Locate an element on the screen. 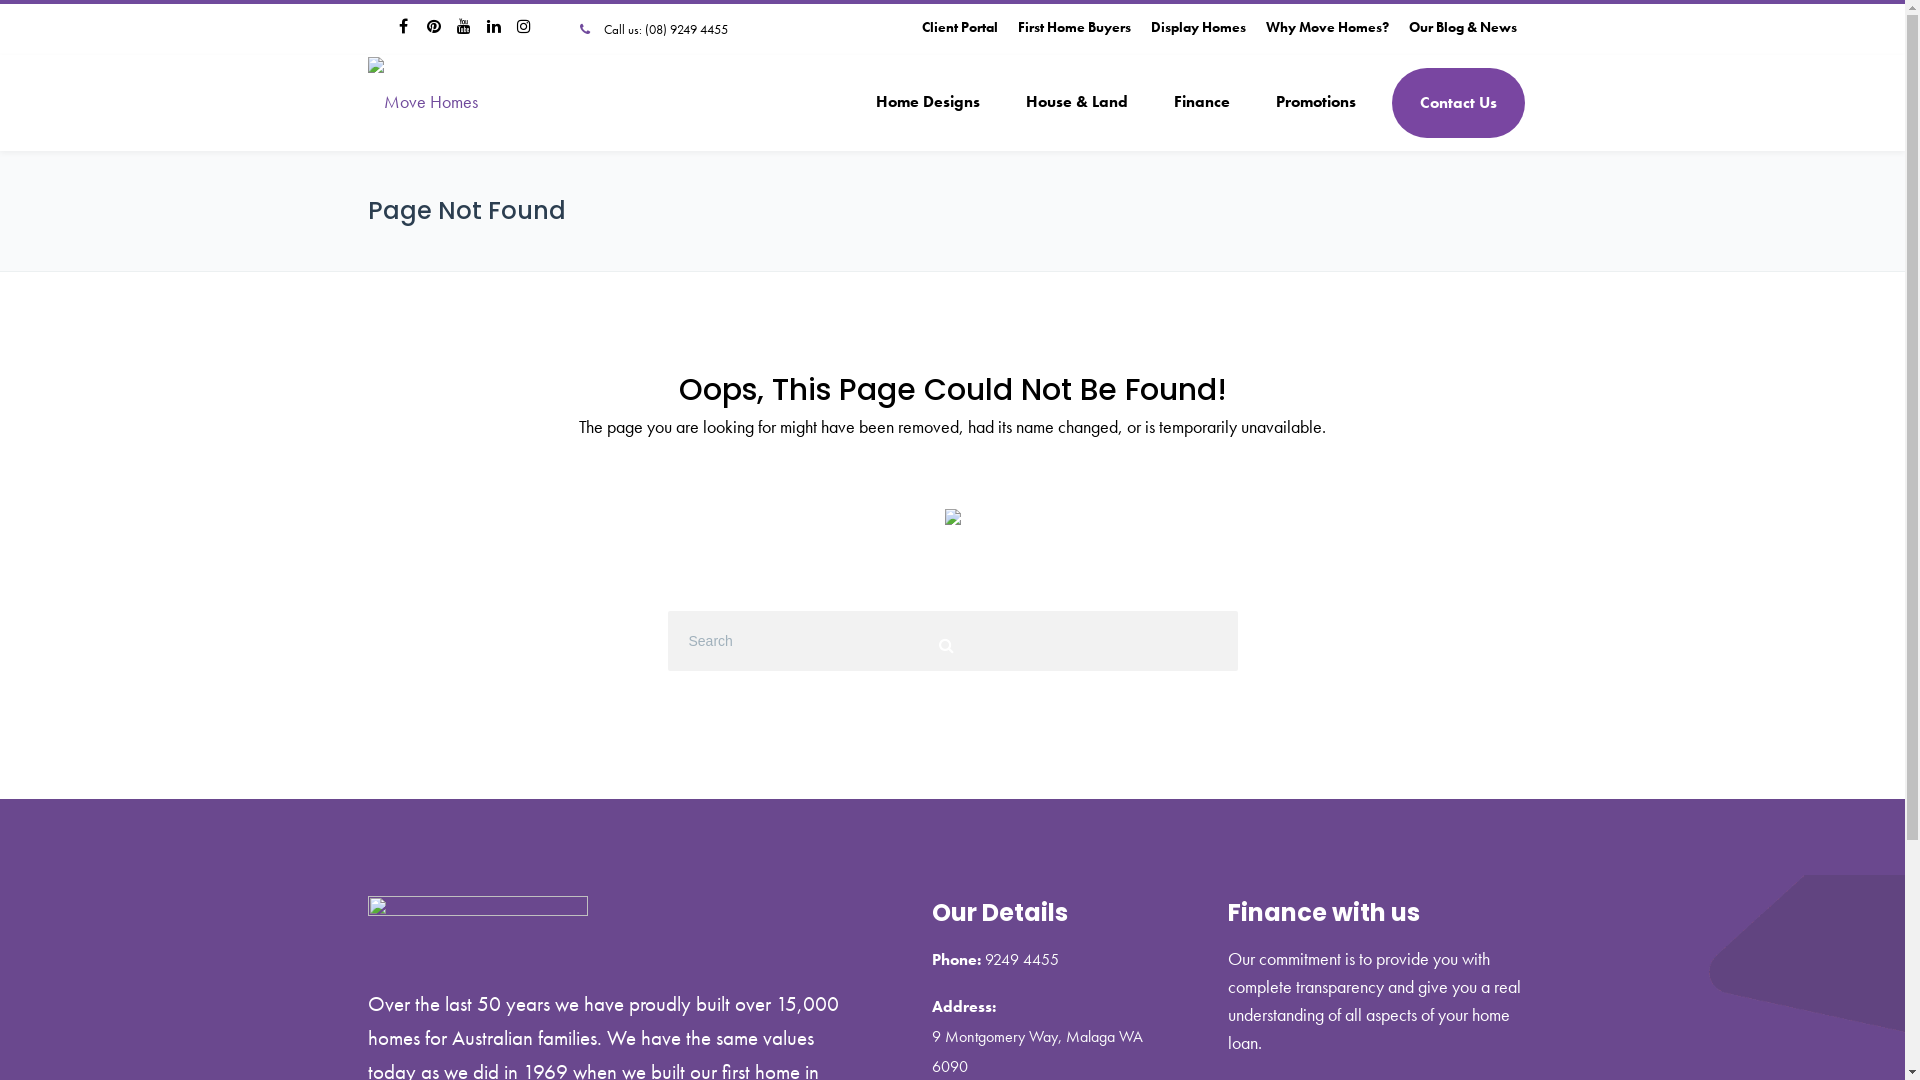 The height and width of the screenshot is (1080, 1920). 'Move Homes' is located at coordinates (421, 101).